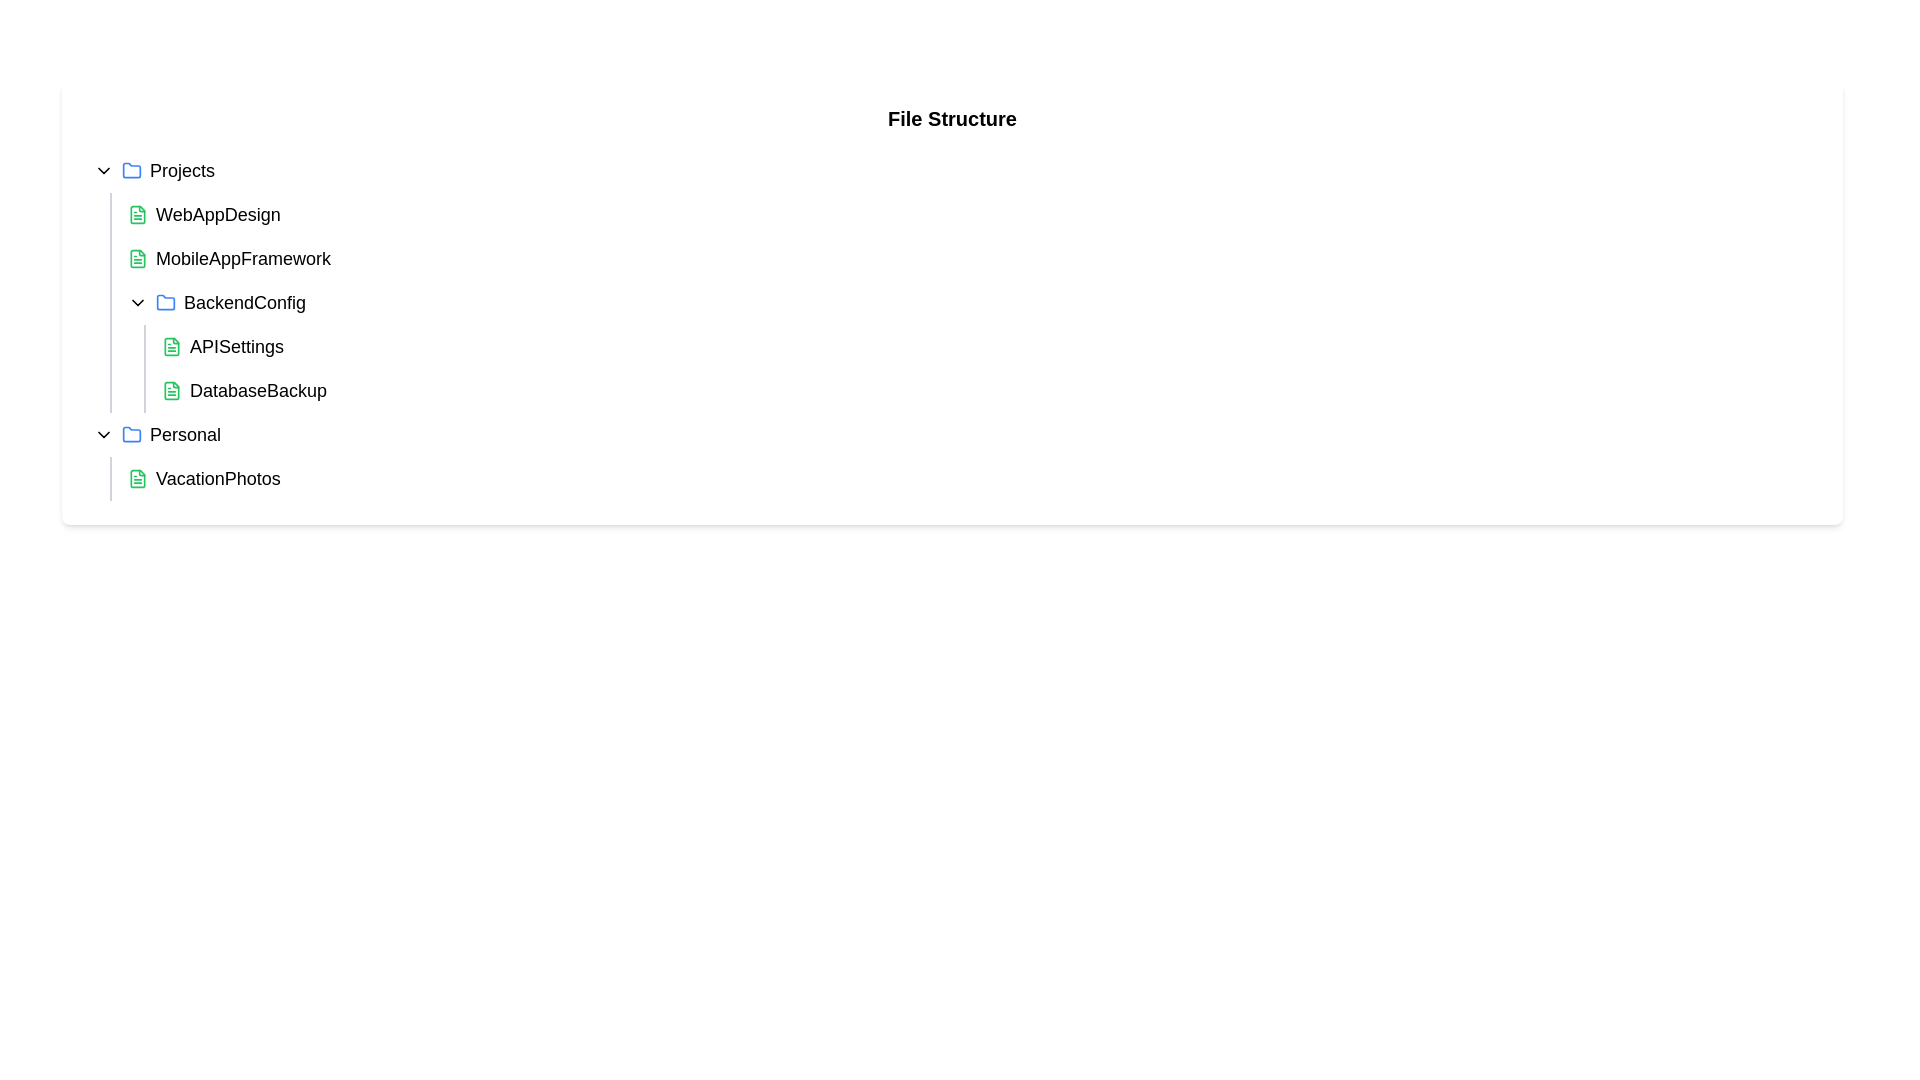 The width and height of the screenshot is (1920, 1080). I want to click on the text display element labeled 'MobileAppFramework' in the file tree, so click(242, 257).